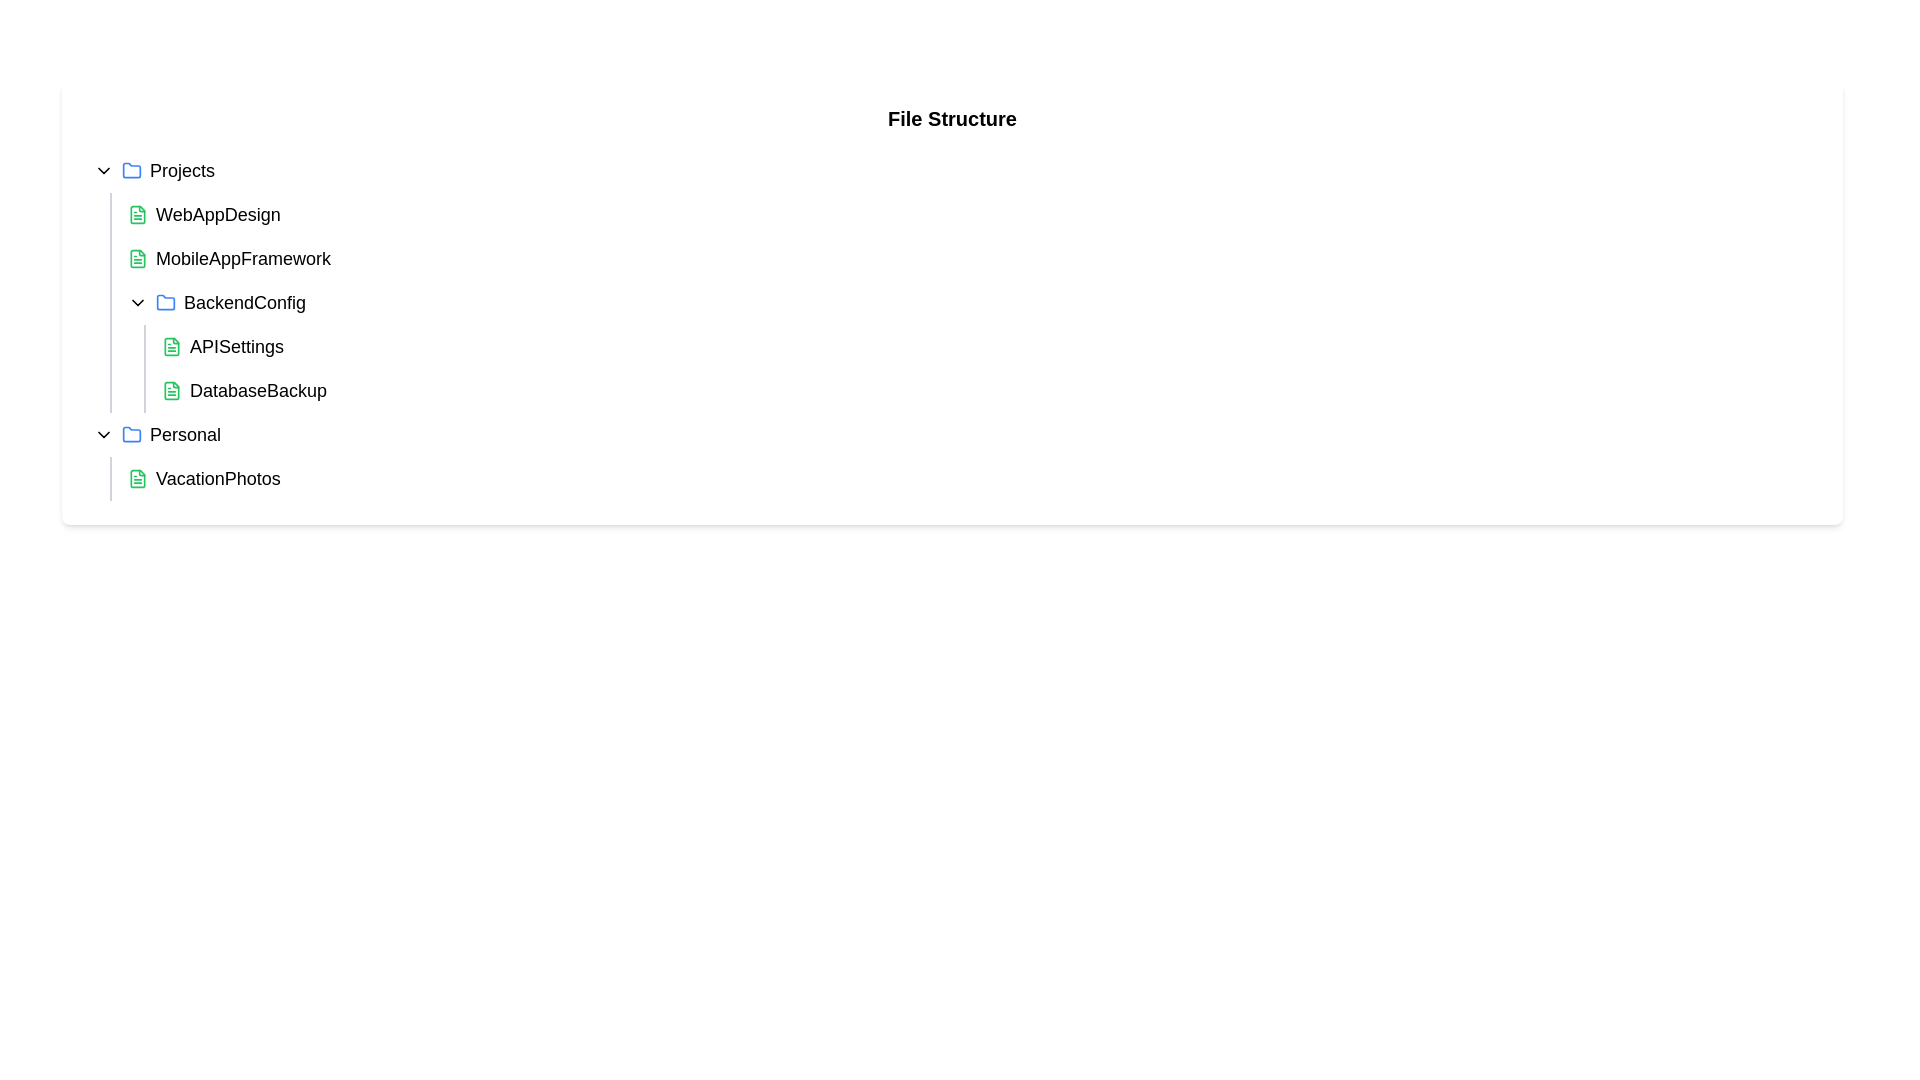 The width and height of the screenshot is (1920, 1080). I want to click on the text display element labeled 'MobileAppFramework' in the file tree, so click(242, 257).